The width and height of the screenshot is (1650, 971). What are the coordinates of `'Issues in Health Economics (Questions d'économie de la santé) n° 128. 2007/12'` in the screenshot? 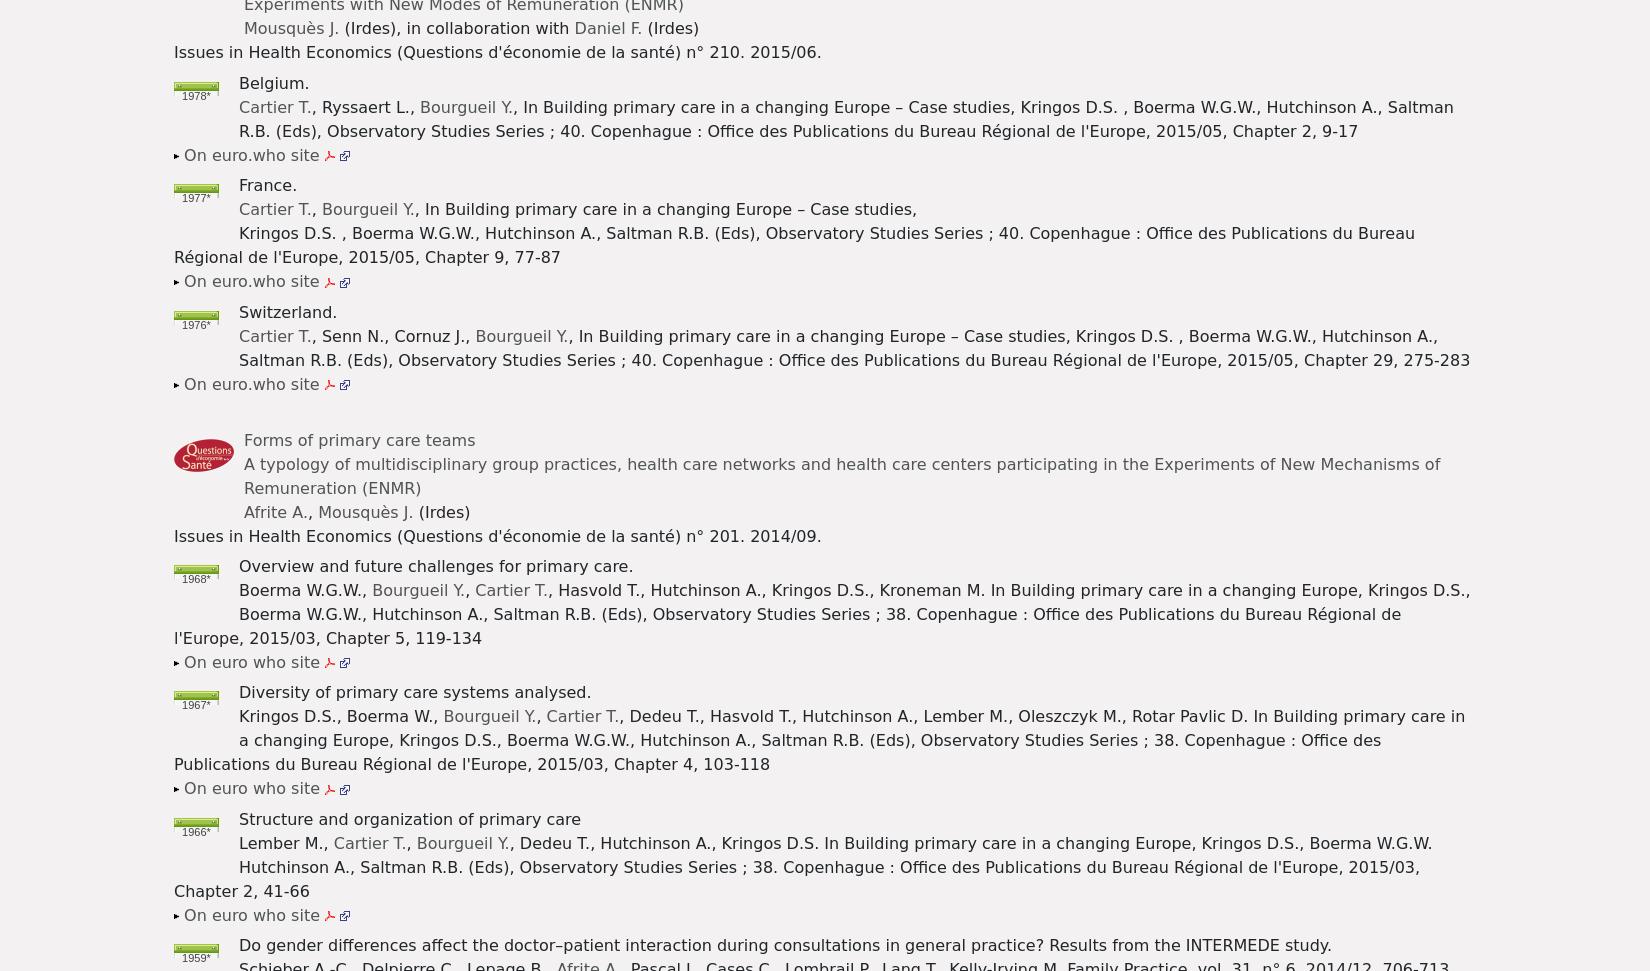 It's located at (563, 487).